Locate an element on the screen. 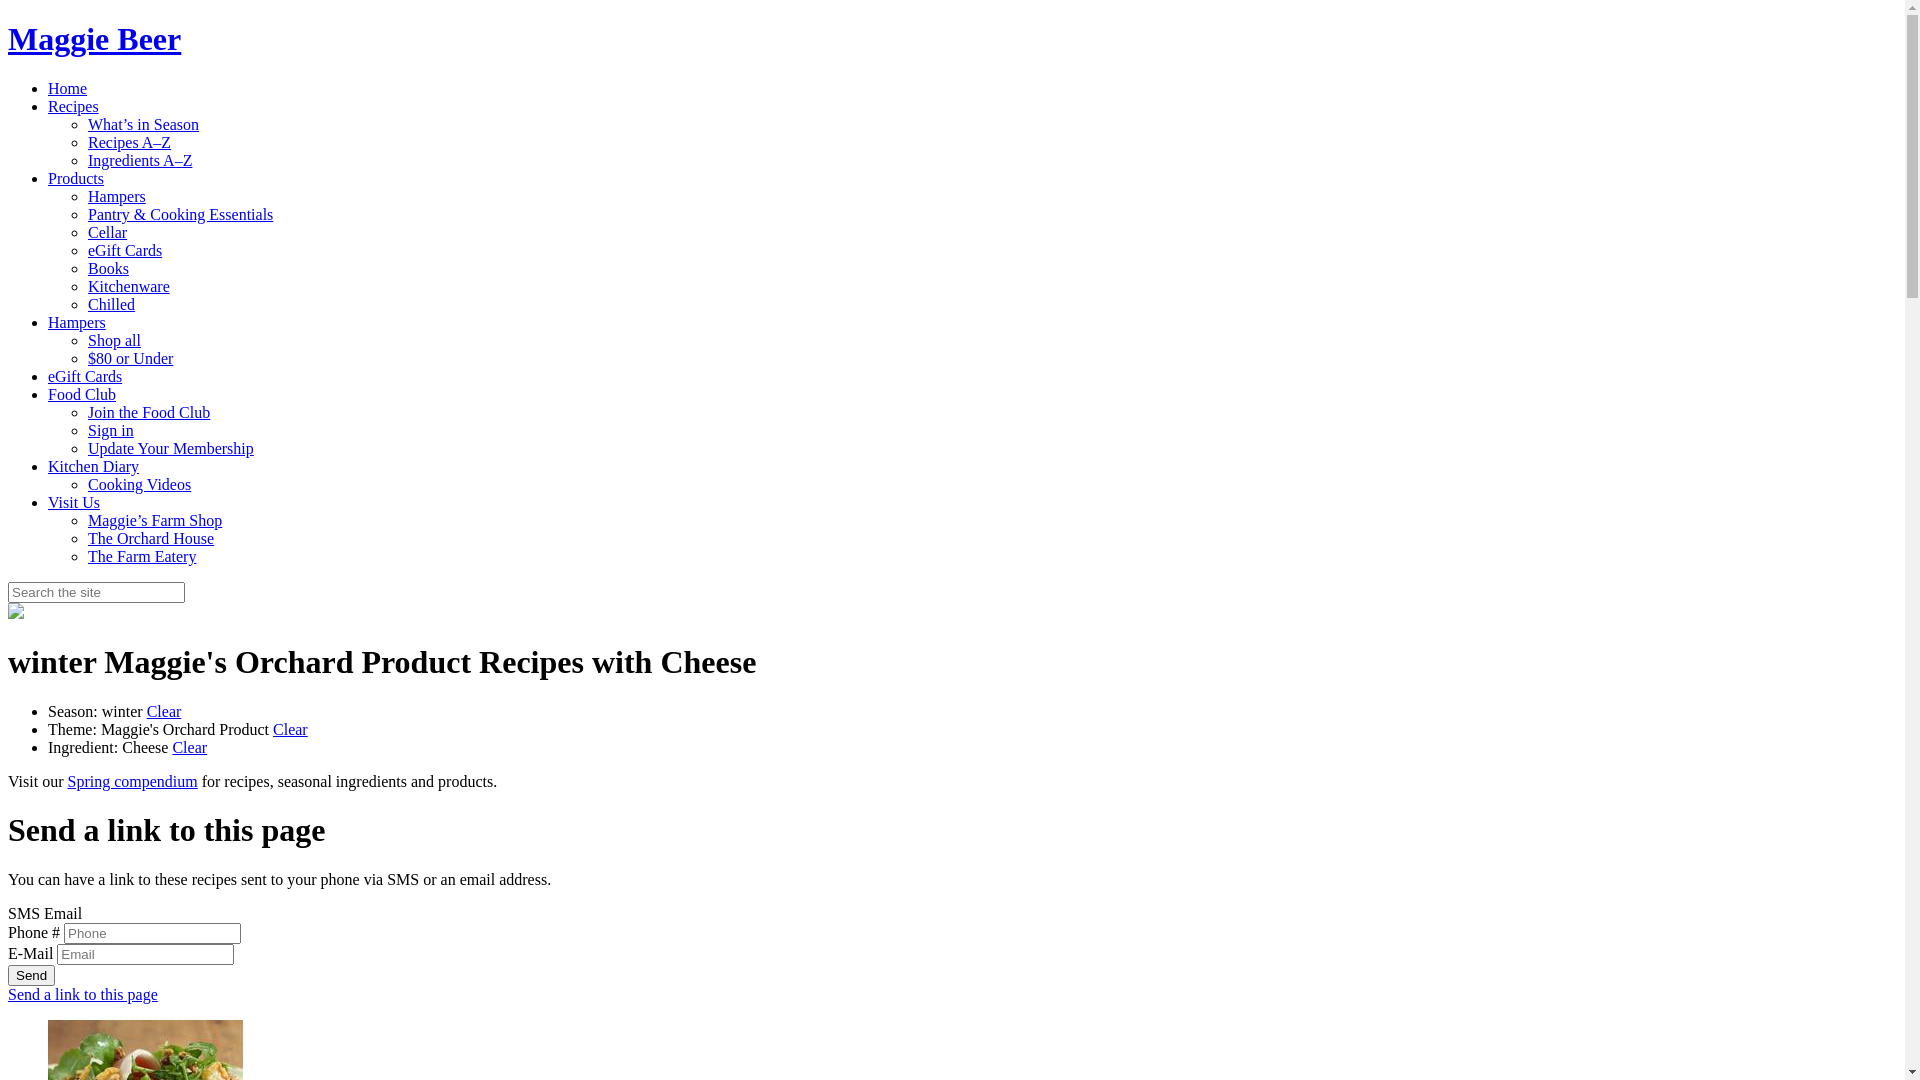 This screenshot has height=1080, width=1920. 'The Farm Eatery' is located at coordinates (86, 556).